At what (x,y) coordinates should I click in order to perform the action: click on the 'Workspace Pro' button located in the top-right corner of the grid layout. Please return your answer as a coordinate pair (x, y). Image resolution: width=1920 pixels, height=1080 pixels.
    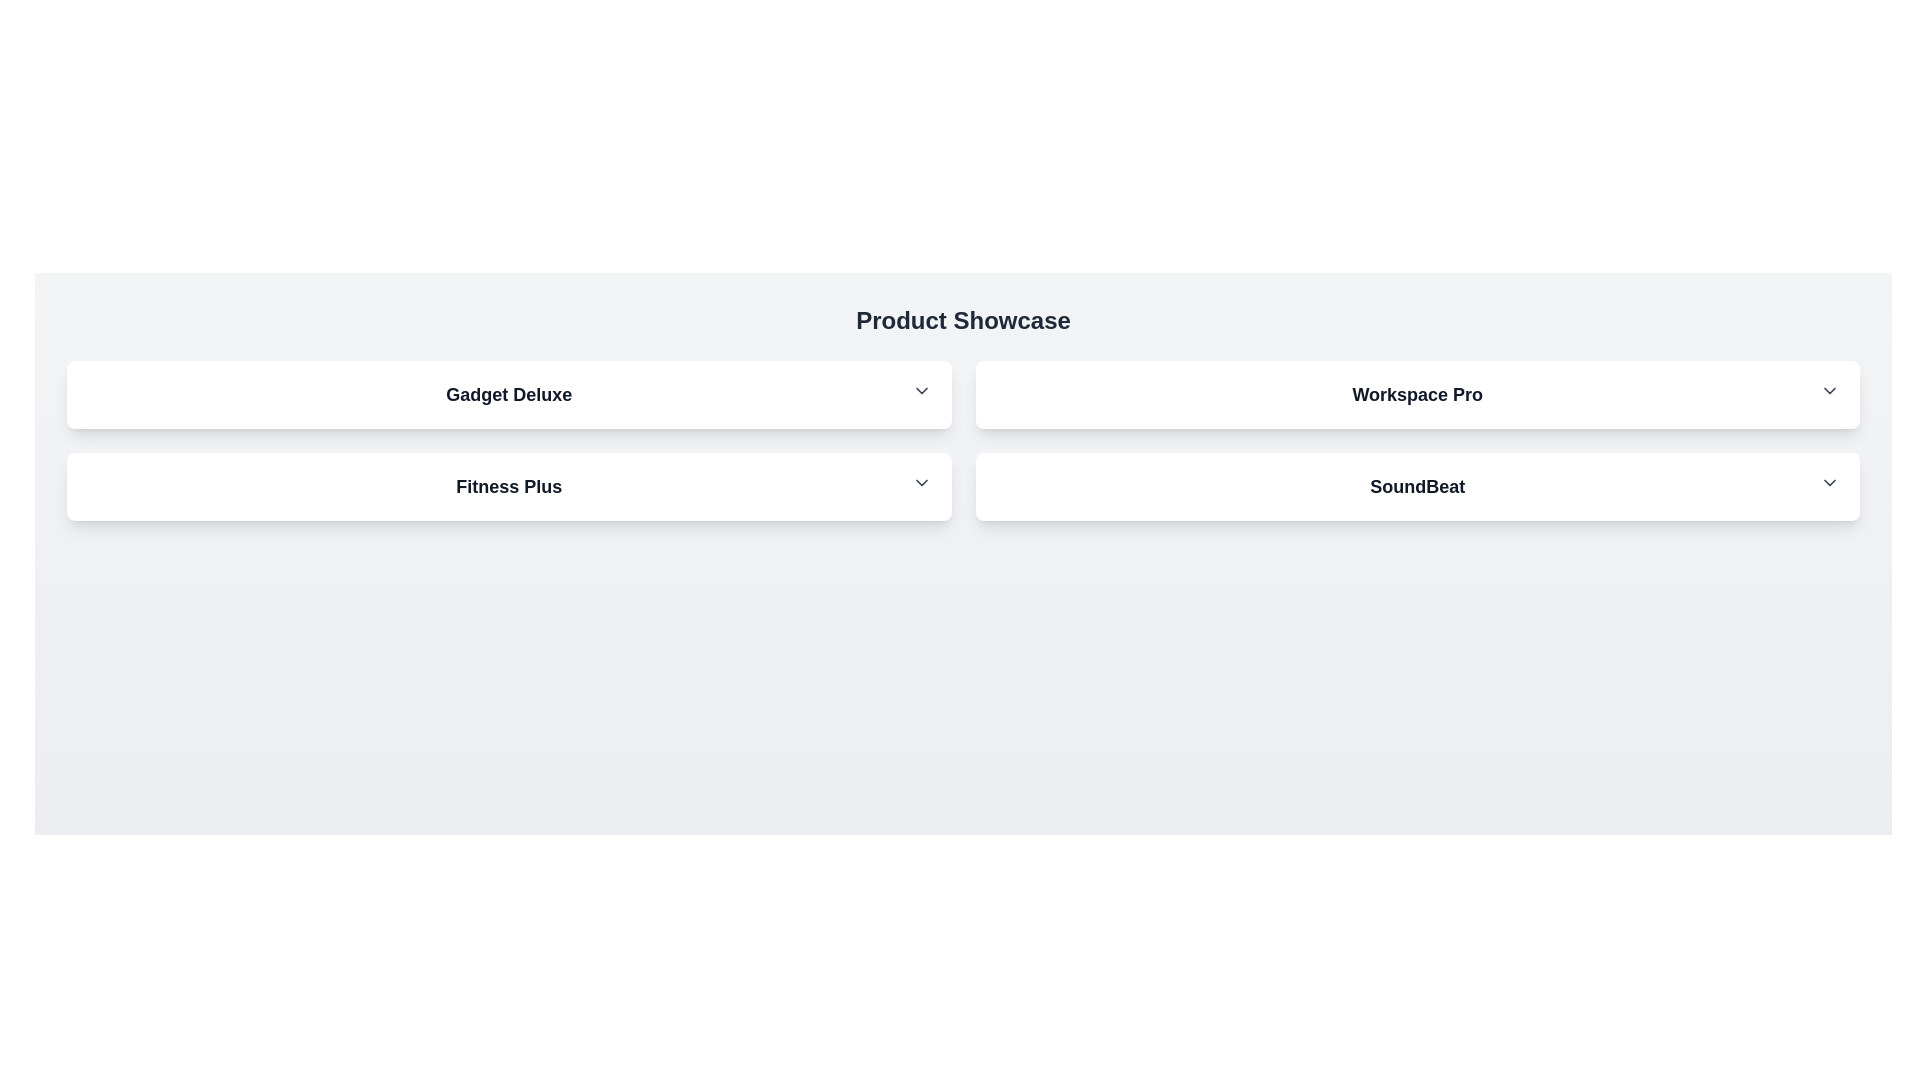
    Looking at the image, I should click on (1416, 394).